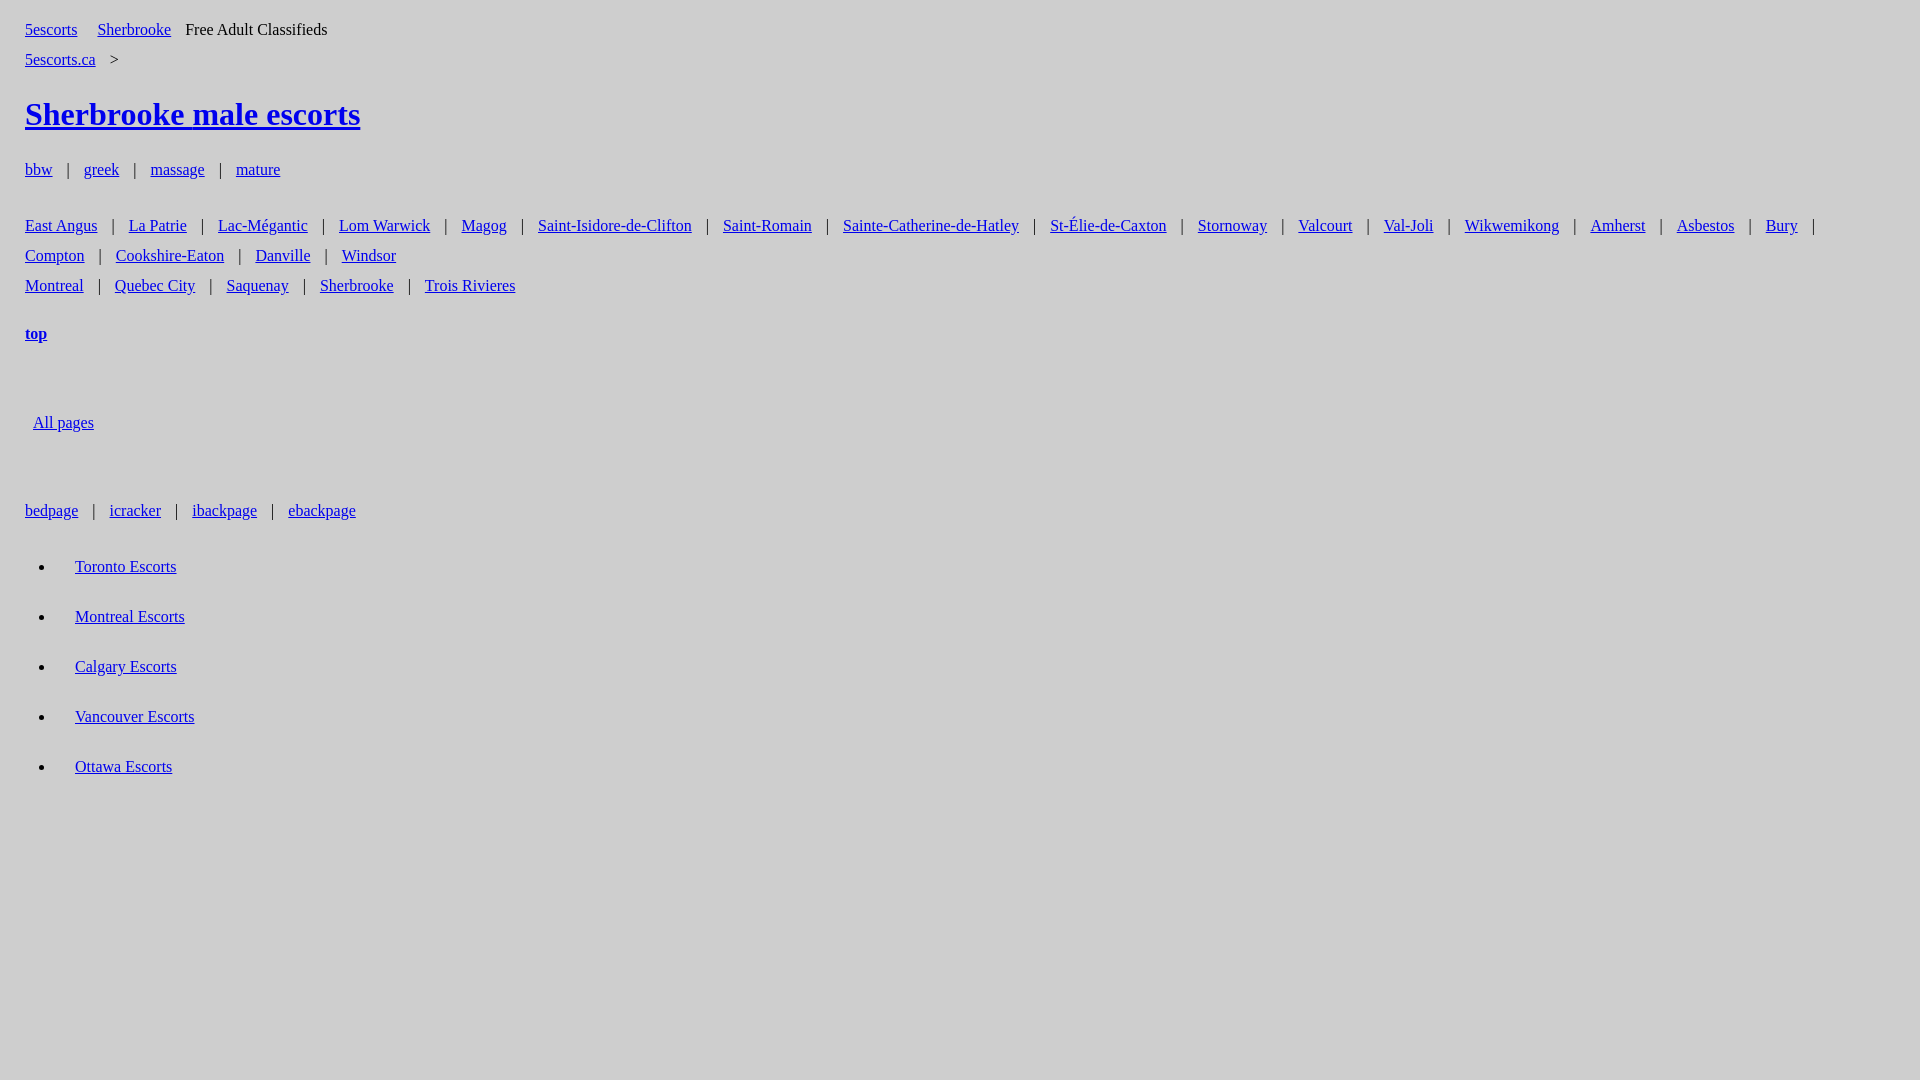  I want to click on 'icracker', so click(134, 509).